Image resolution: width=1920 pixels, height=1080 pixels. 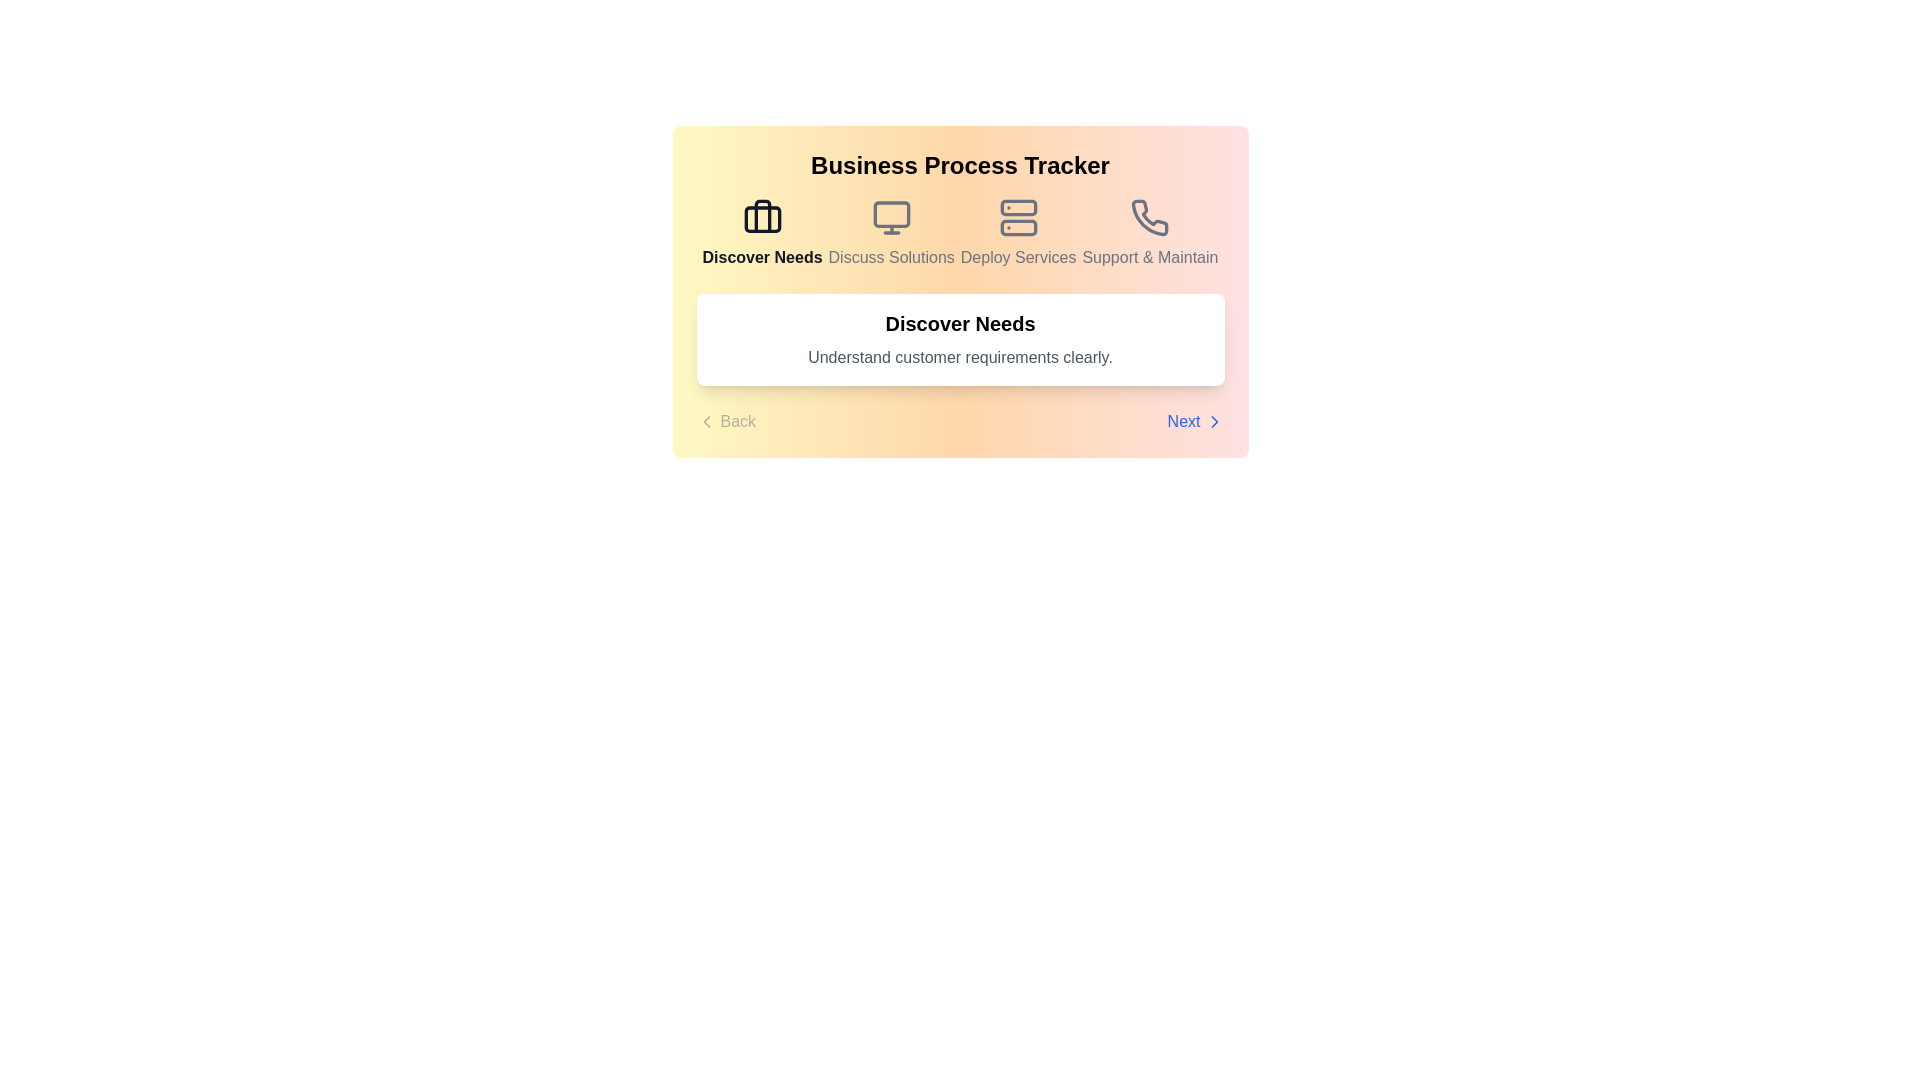 I want to click on the 'Next' button to proceed to the next step, so click(x=1195, y=420).